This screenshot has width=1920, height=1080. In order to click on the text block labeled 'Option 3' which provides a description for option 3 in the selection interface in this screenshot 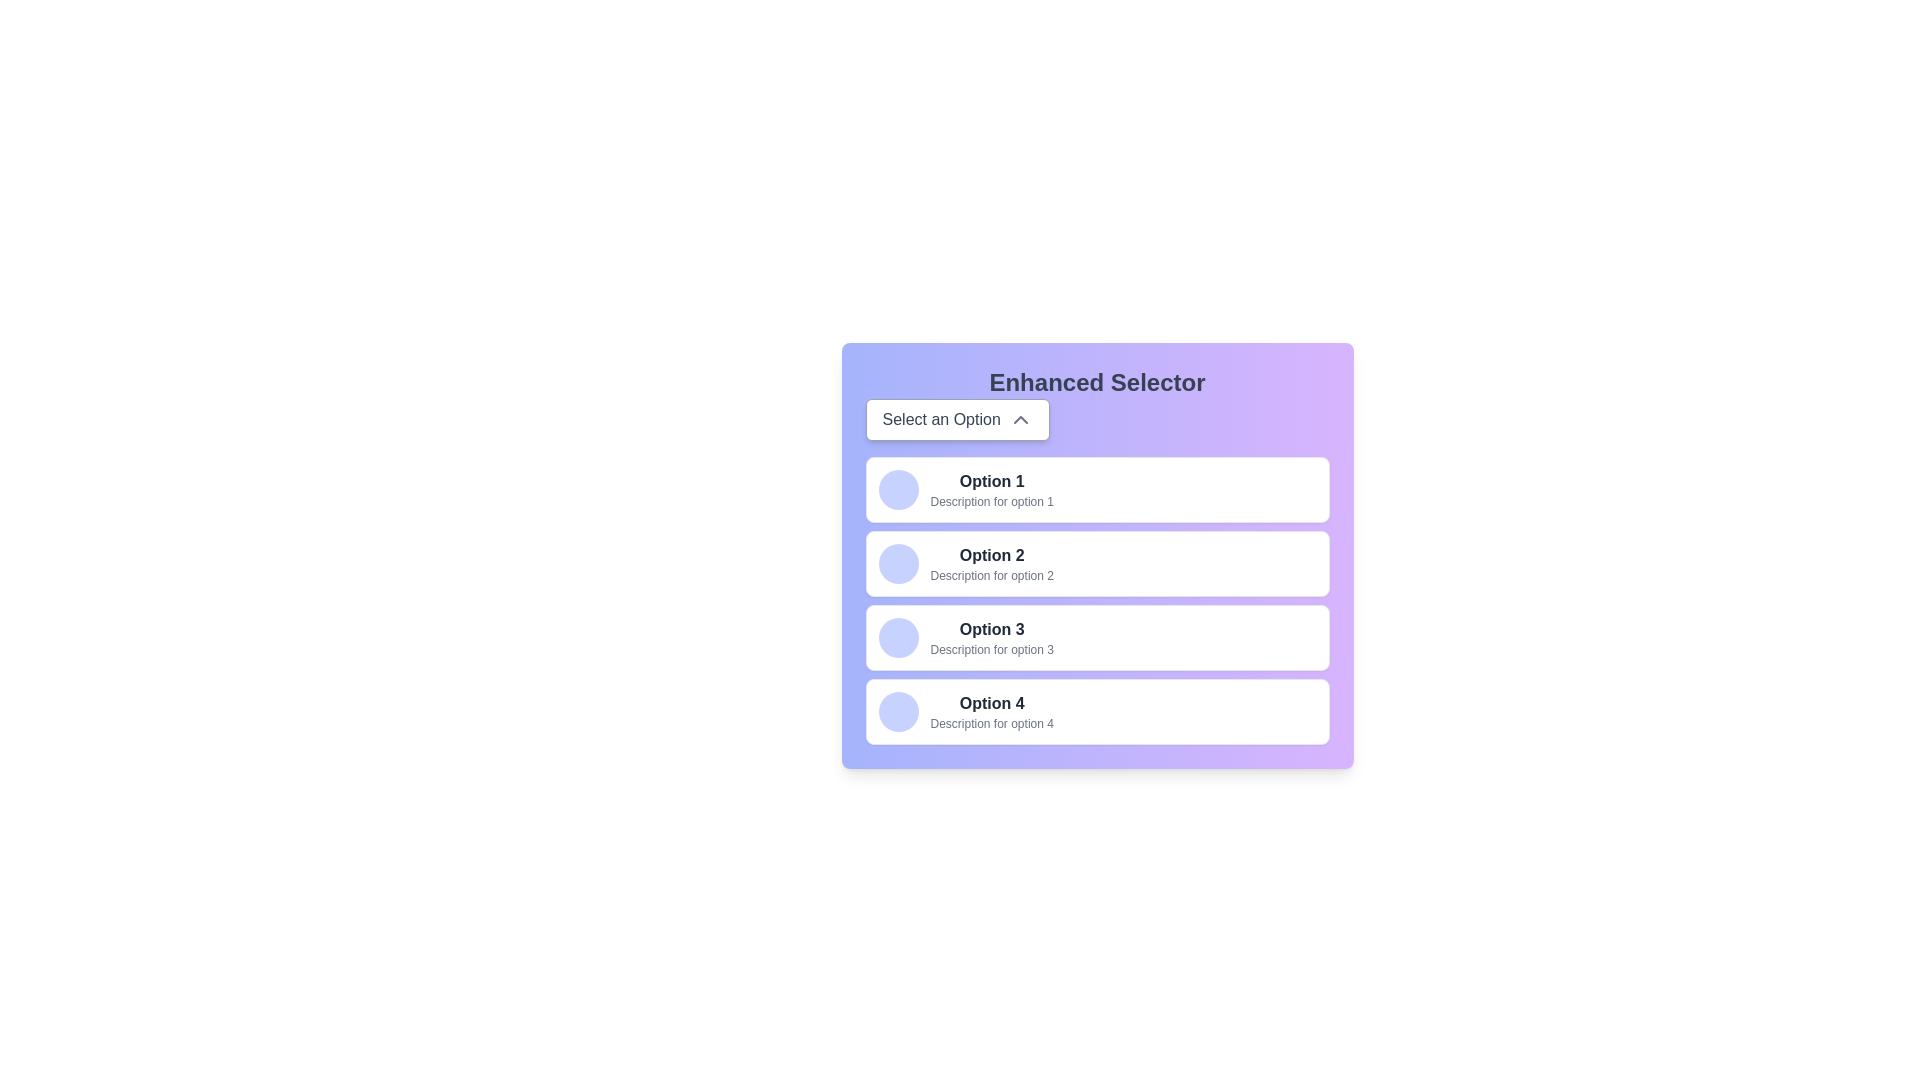, I will do `click(992, 637)`.